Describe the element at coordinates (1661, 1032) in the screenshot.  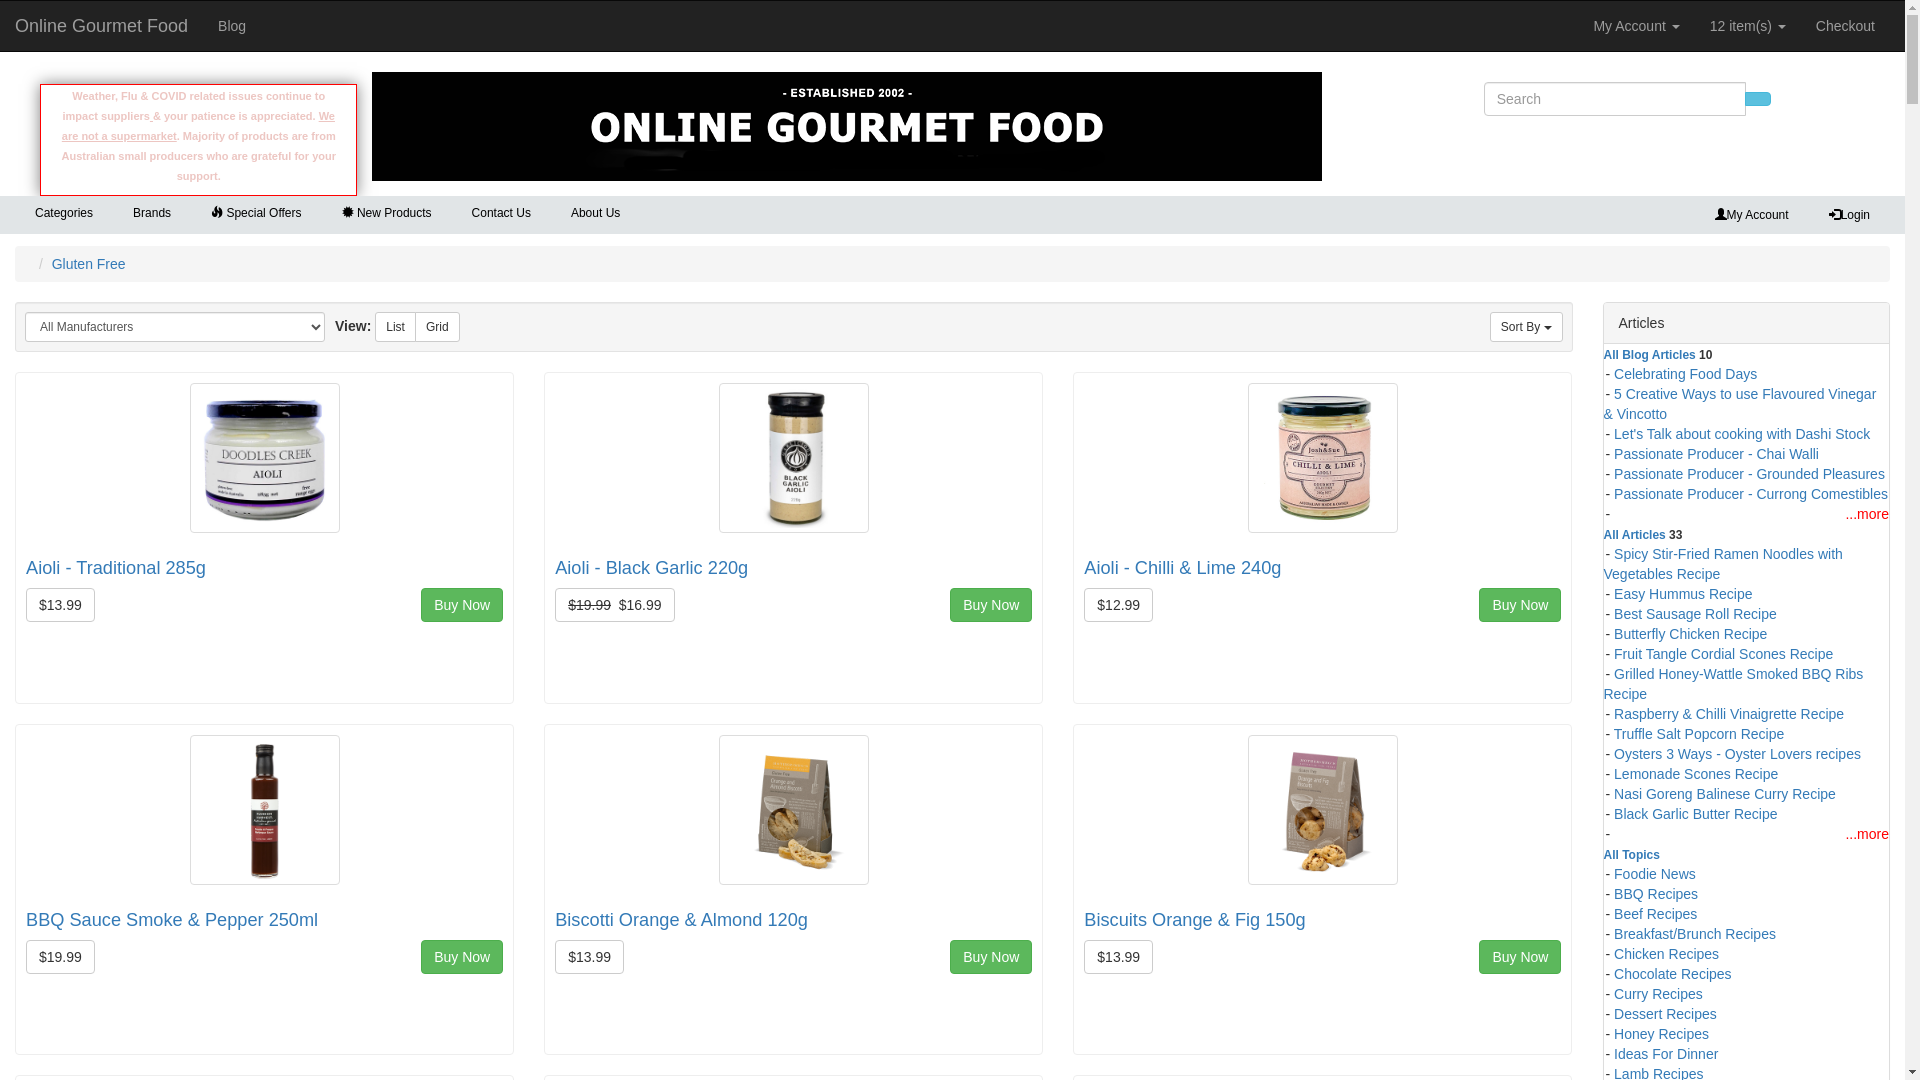
I see `'Honey Recipes'` at that location.